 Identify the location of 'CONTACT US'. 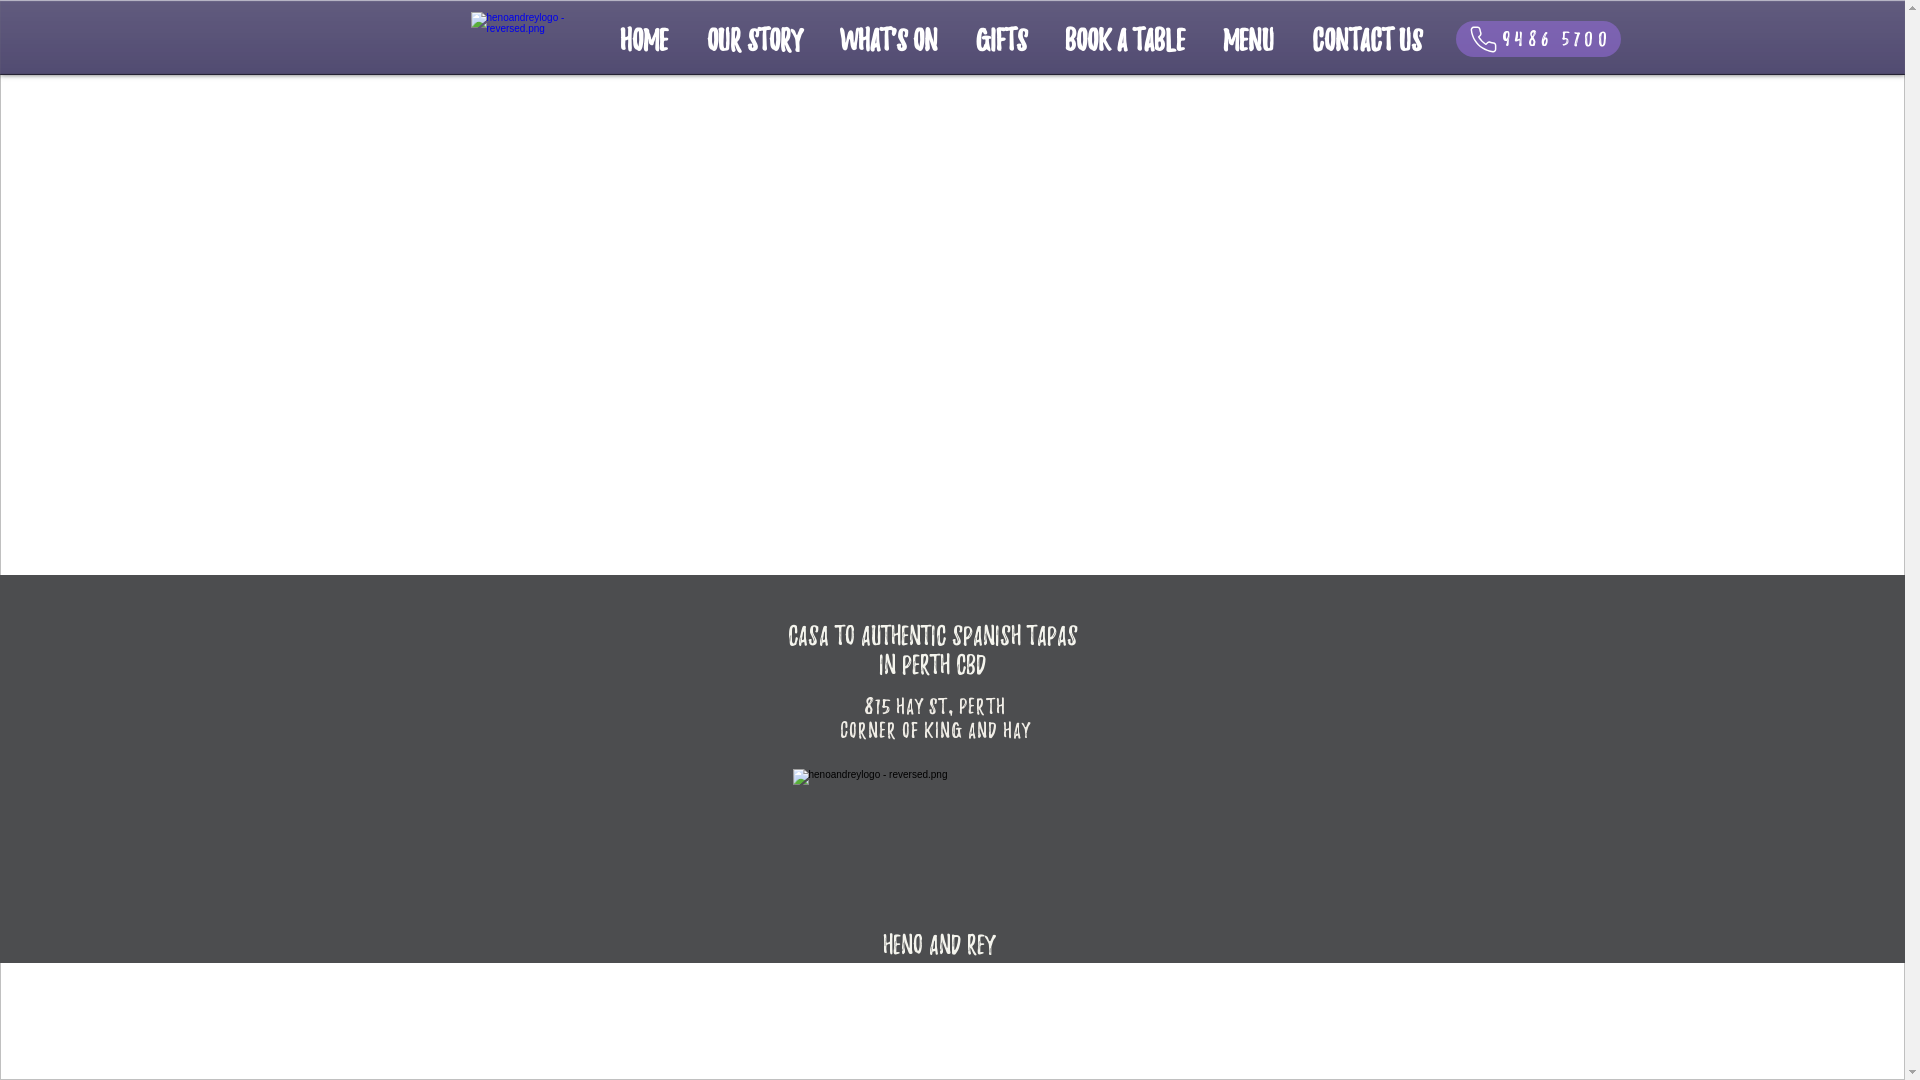
(1365, 38).